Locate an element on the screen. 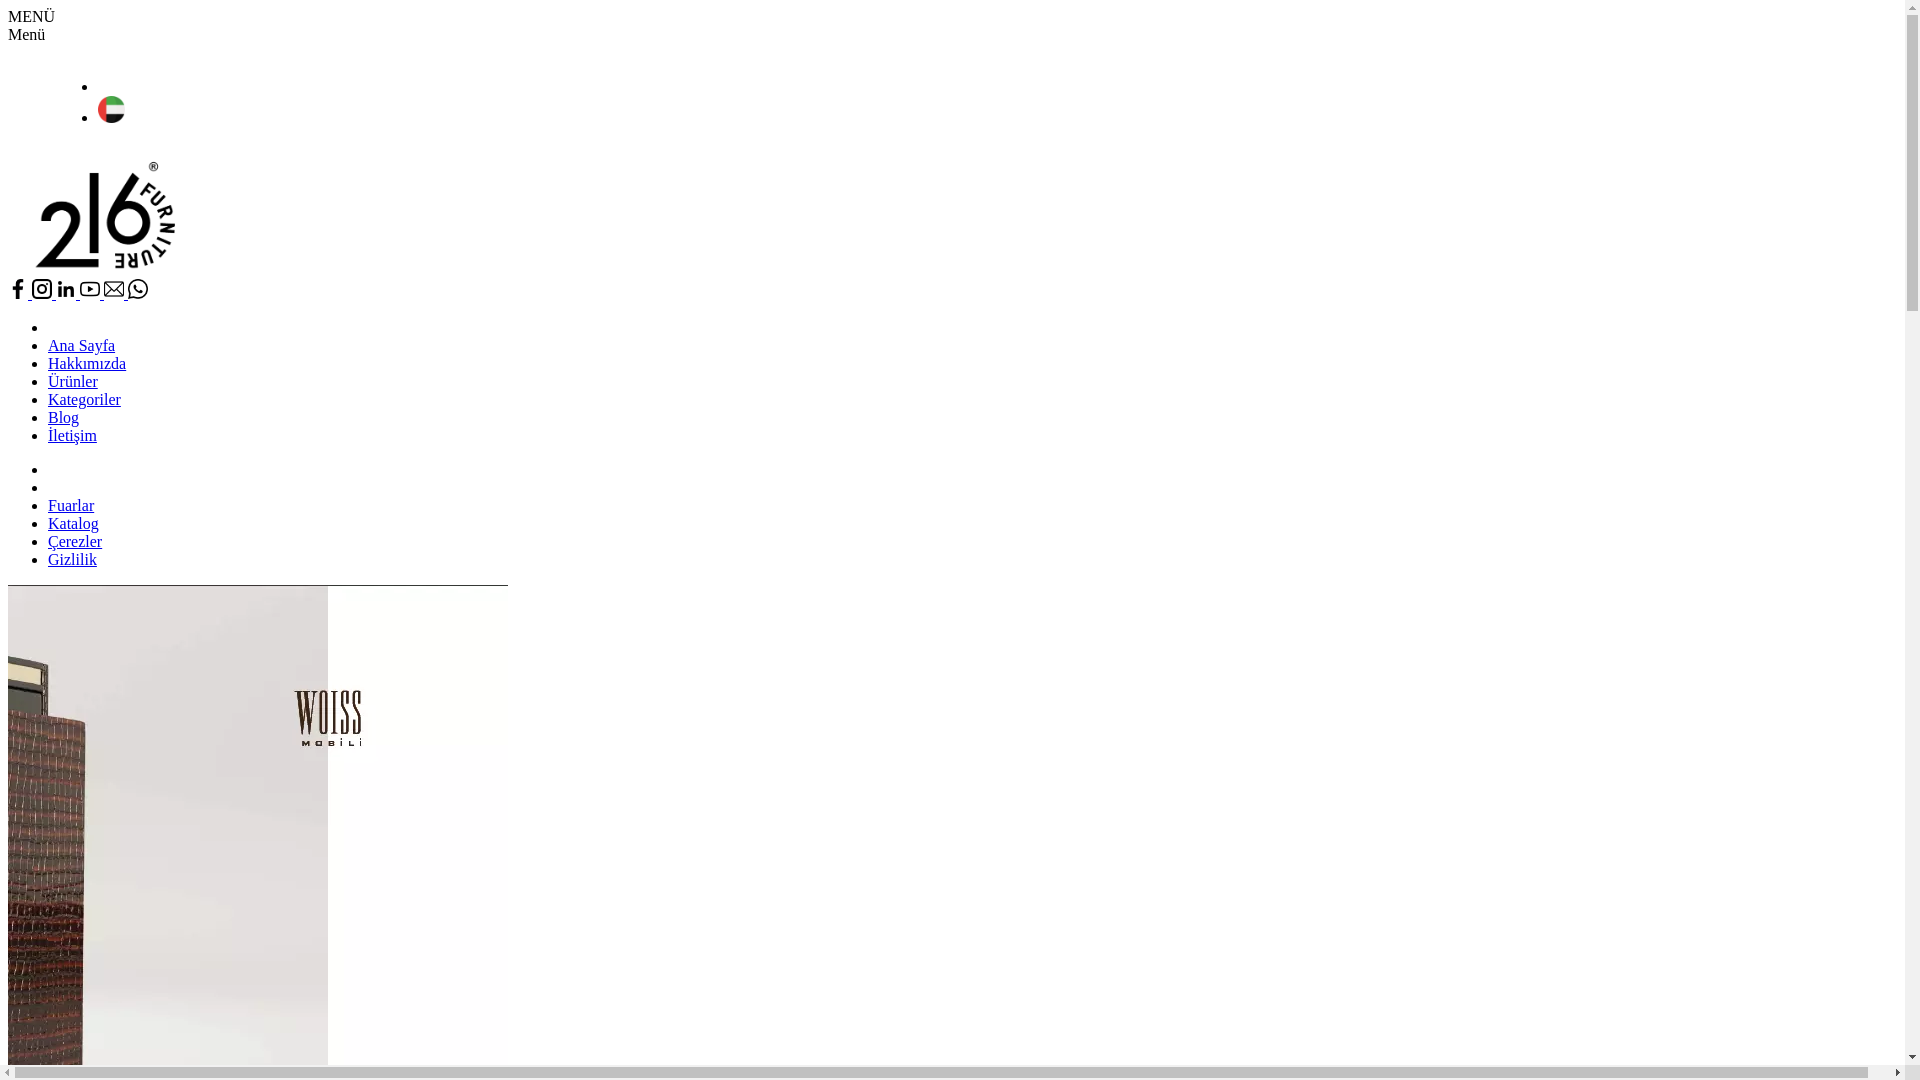  'Katalog' is located at coordinates (73, 522).